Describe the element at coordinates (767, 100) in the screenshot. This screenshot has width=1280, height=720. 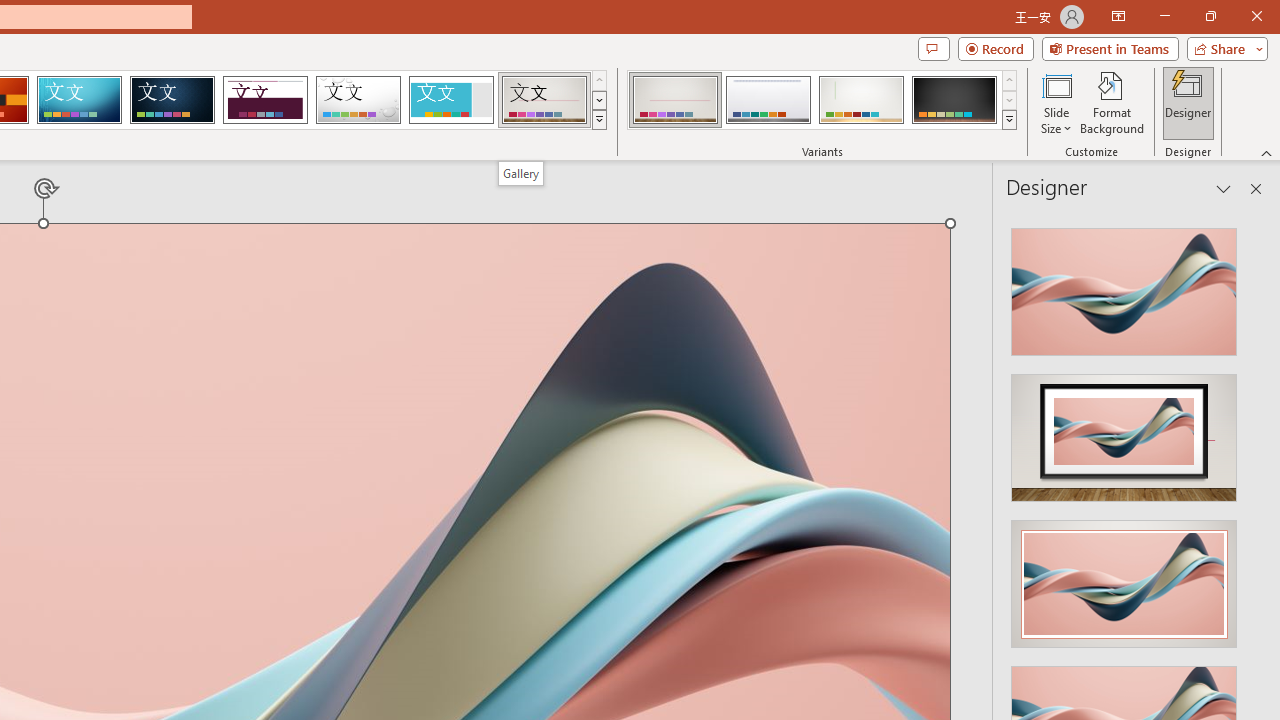
I see `'Gallery Variant 2'` at that location.